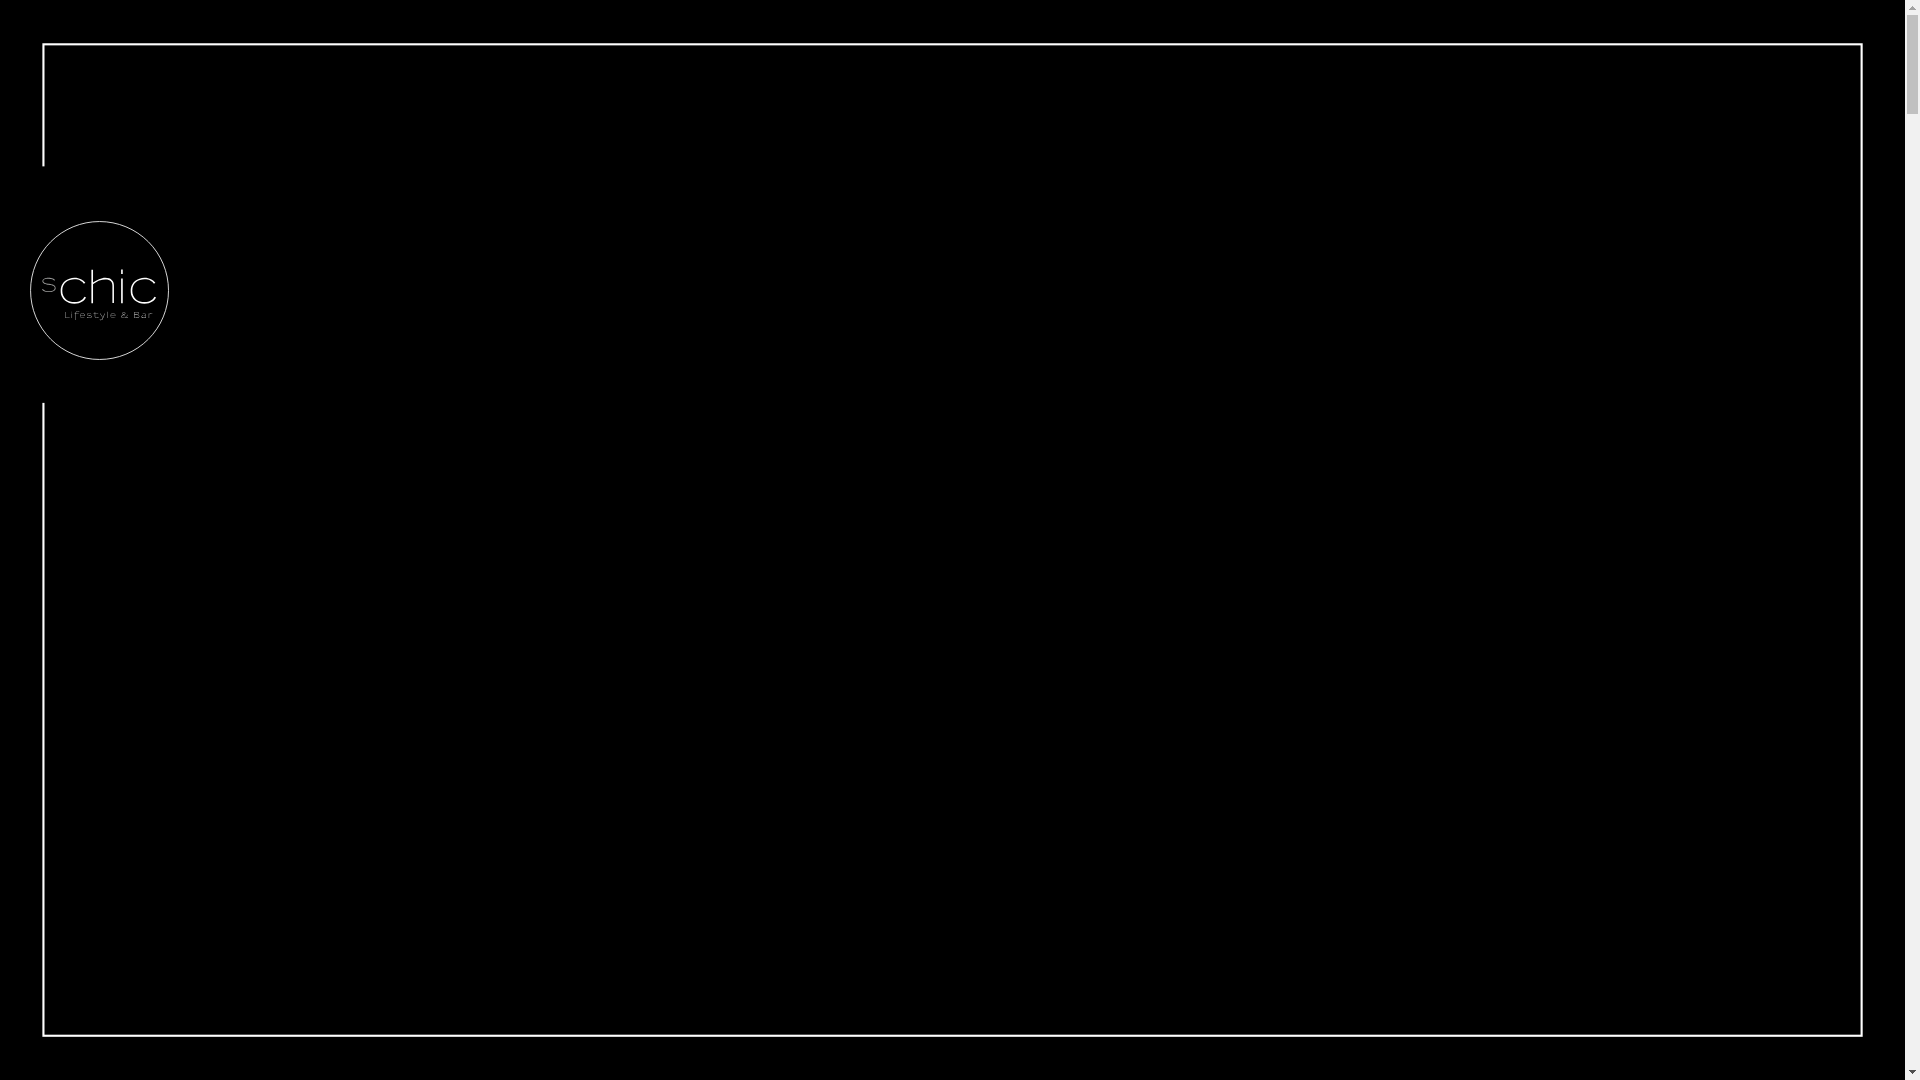 This screenshot has width=1920, height=1080. Describe the element at coordinates (98, 290) in the screenshot. I see `'sChic Bar Zillertal'` at that location.